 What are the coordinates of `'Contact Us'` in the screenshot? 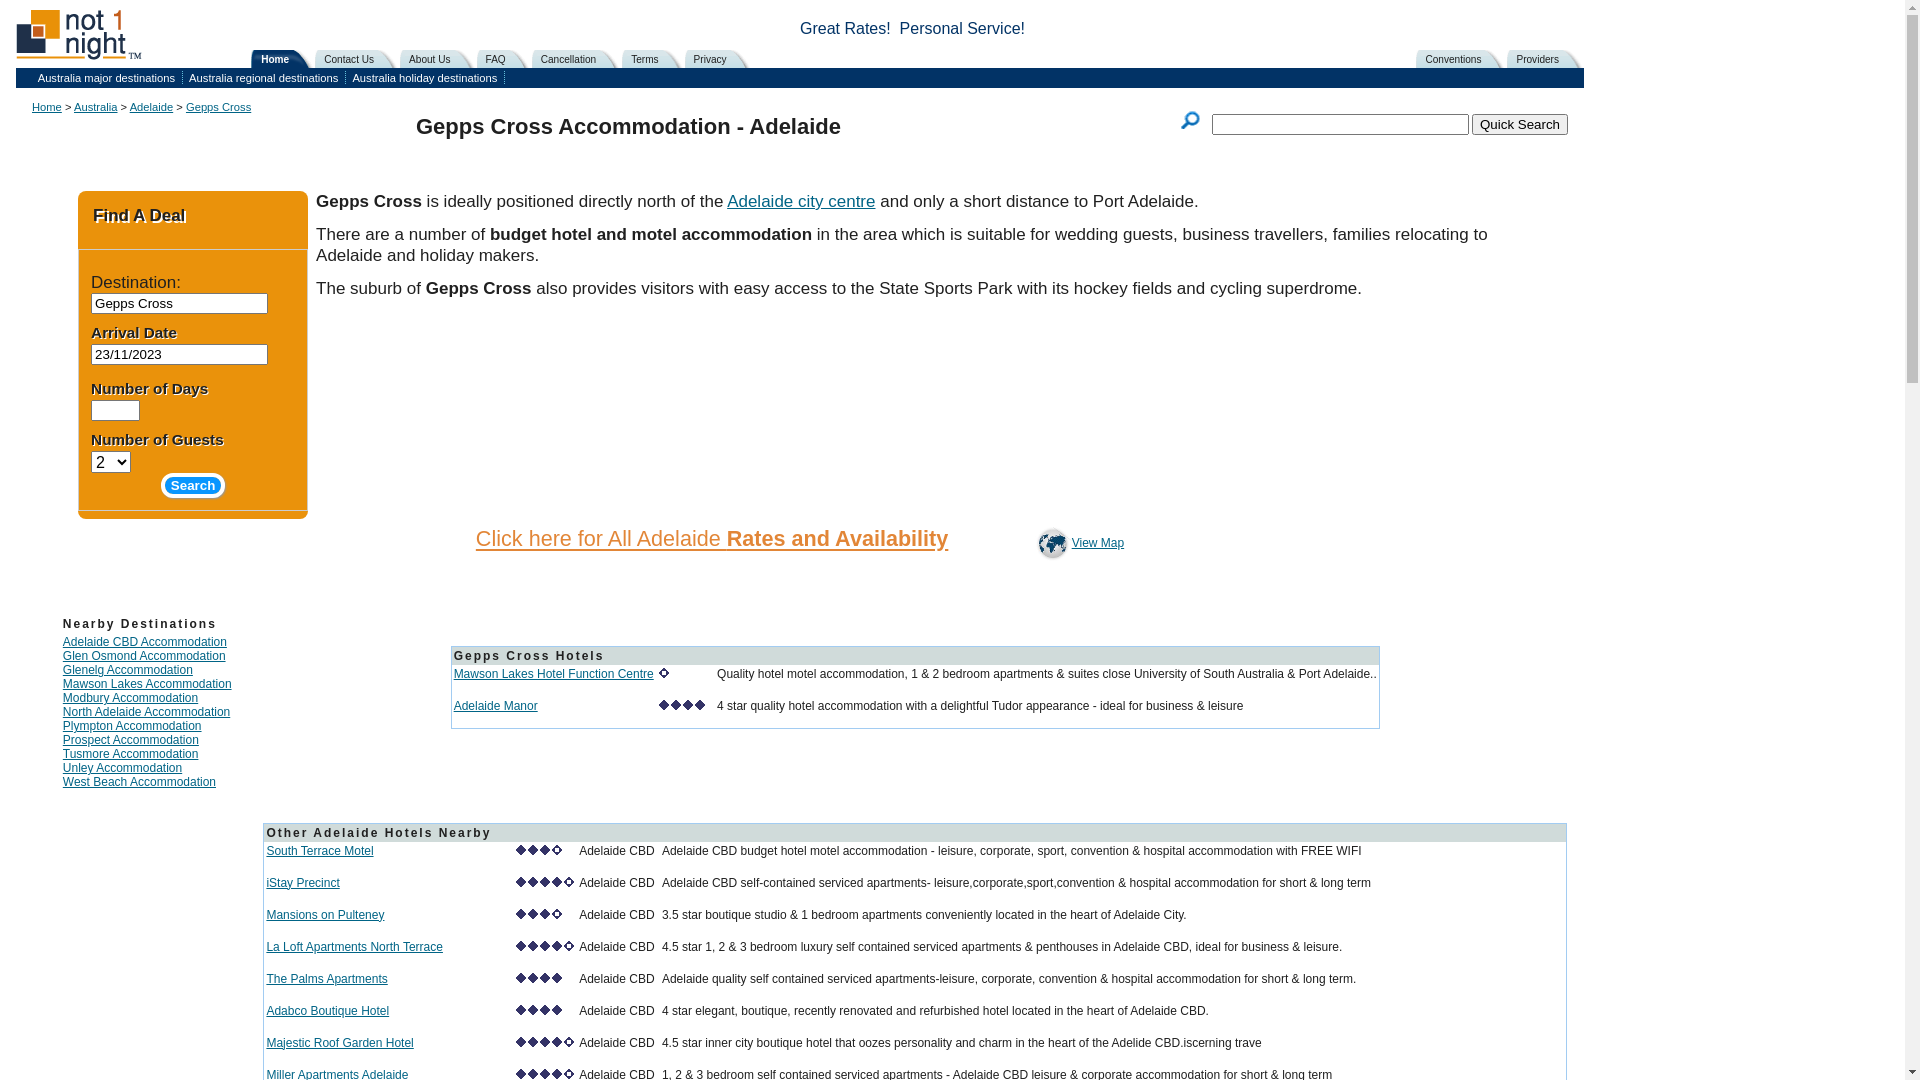 It's located at (359, 57).